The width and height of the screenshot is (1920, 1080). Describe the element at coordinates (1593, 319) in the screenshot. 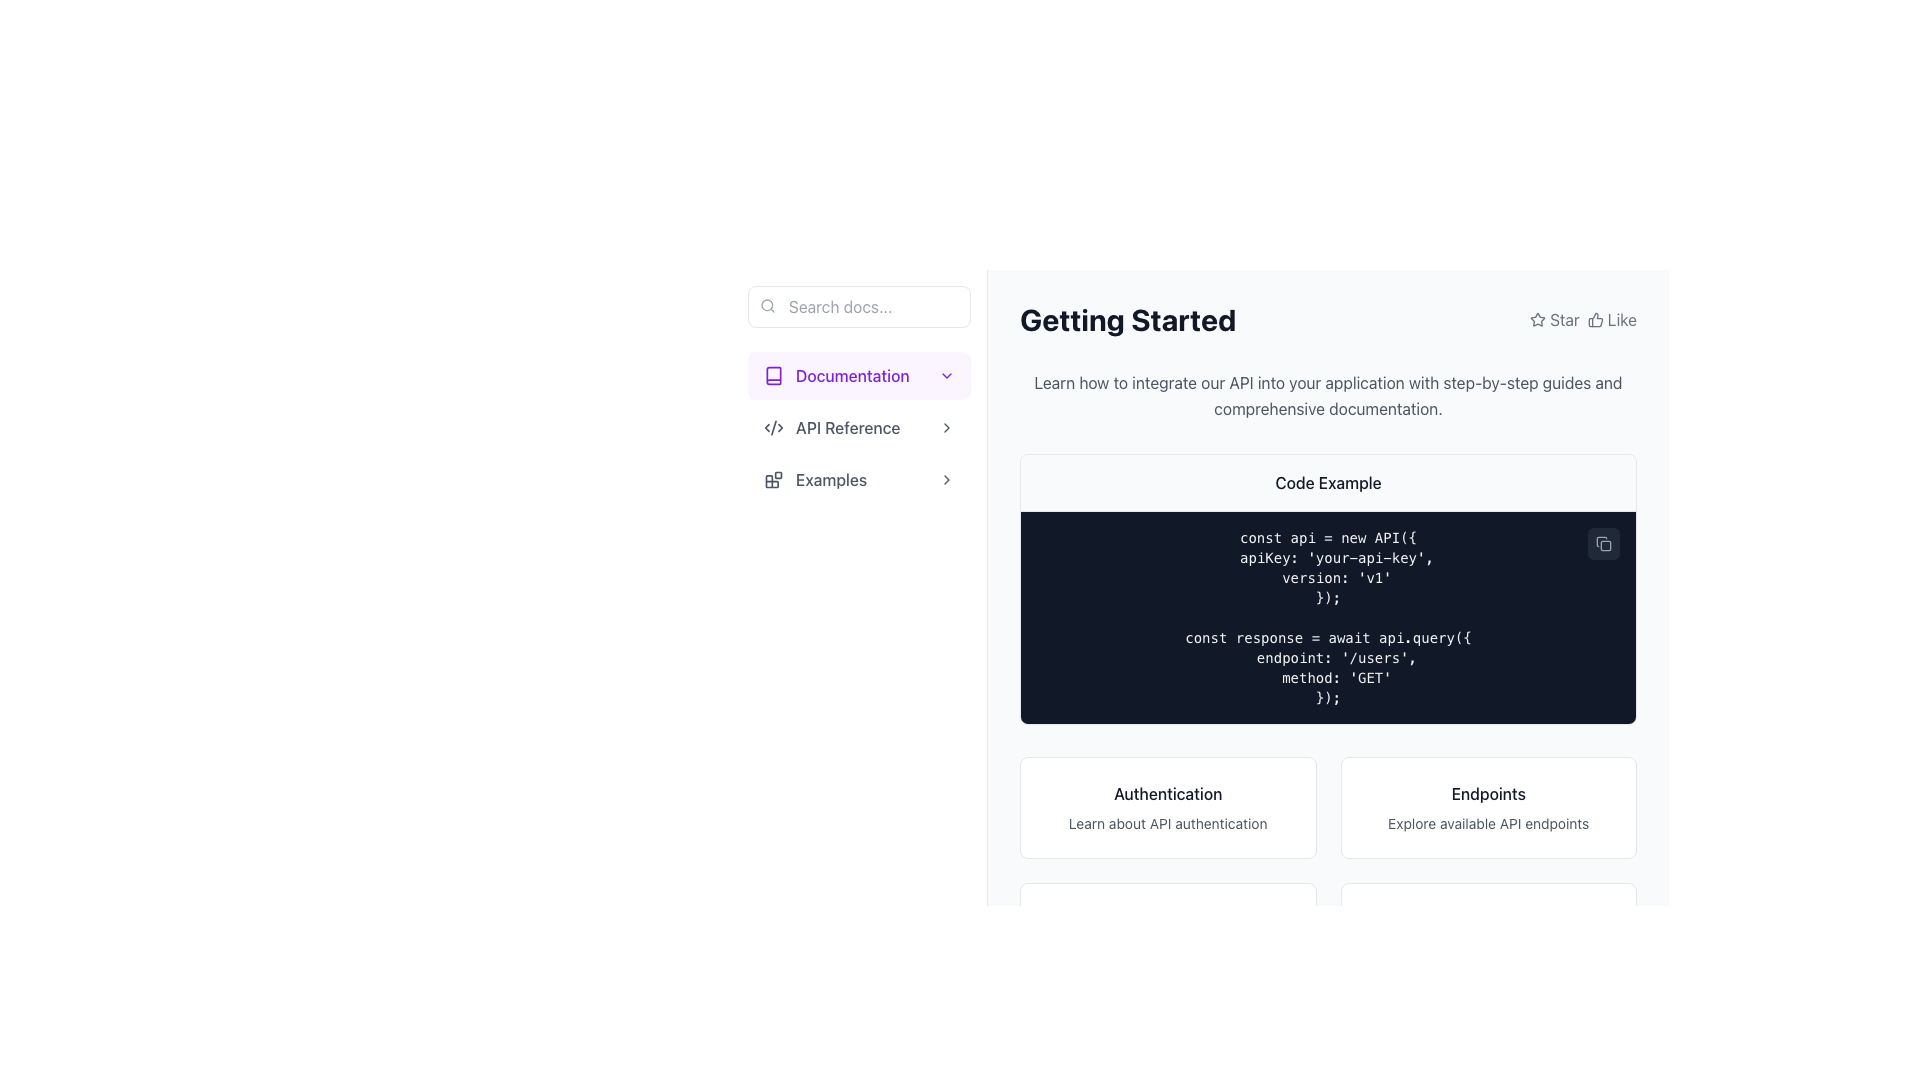

I see `the thumbs-up icon, which is styled as an outlined vector graphic and located to the right of the 'Star' label in the upper-right corner of the interface` at that location.